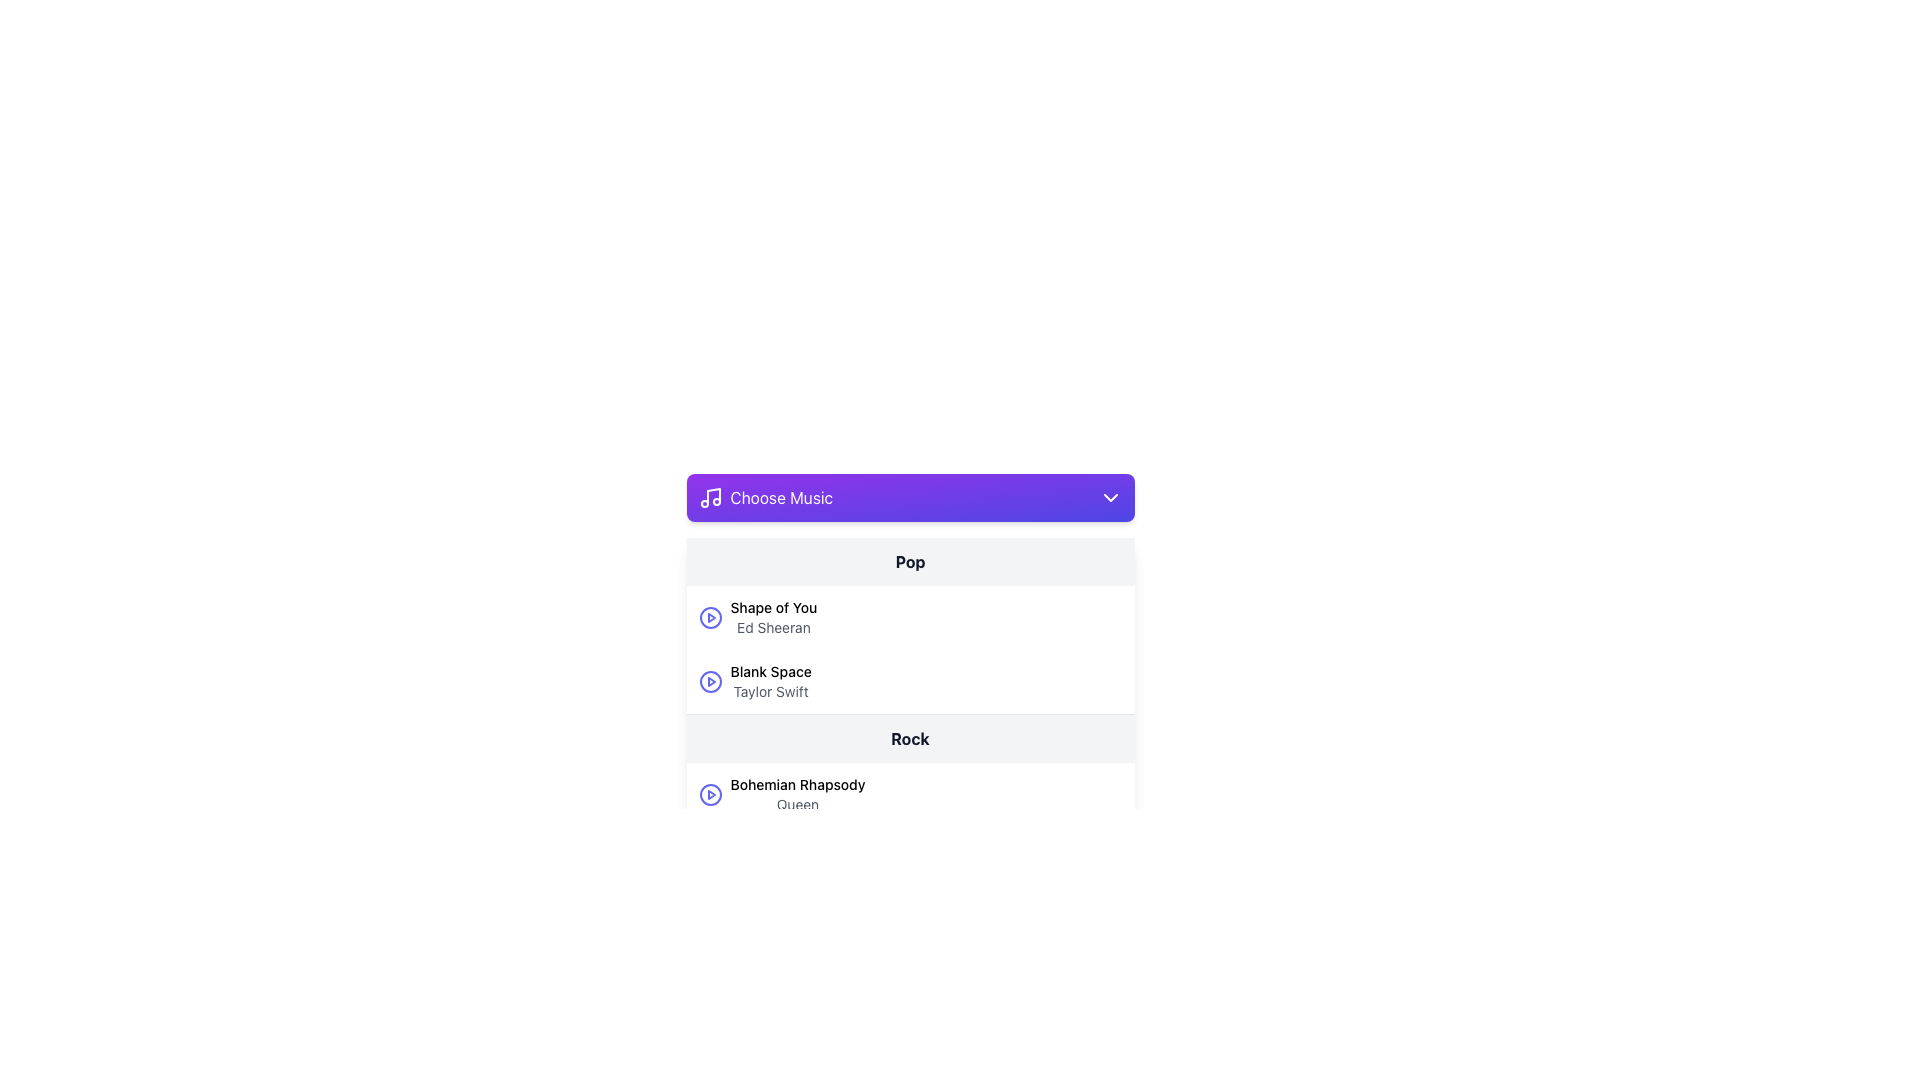  What do you see at coordinates (710, 496) in the screenshot?
I see `the music icon located at the far left of the 'Choose Music' section header` at bounding box center [710, 496].